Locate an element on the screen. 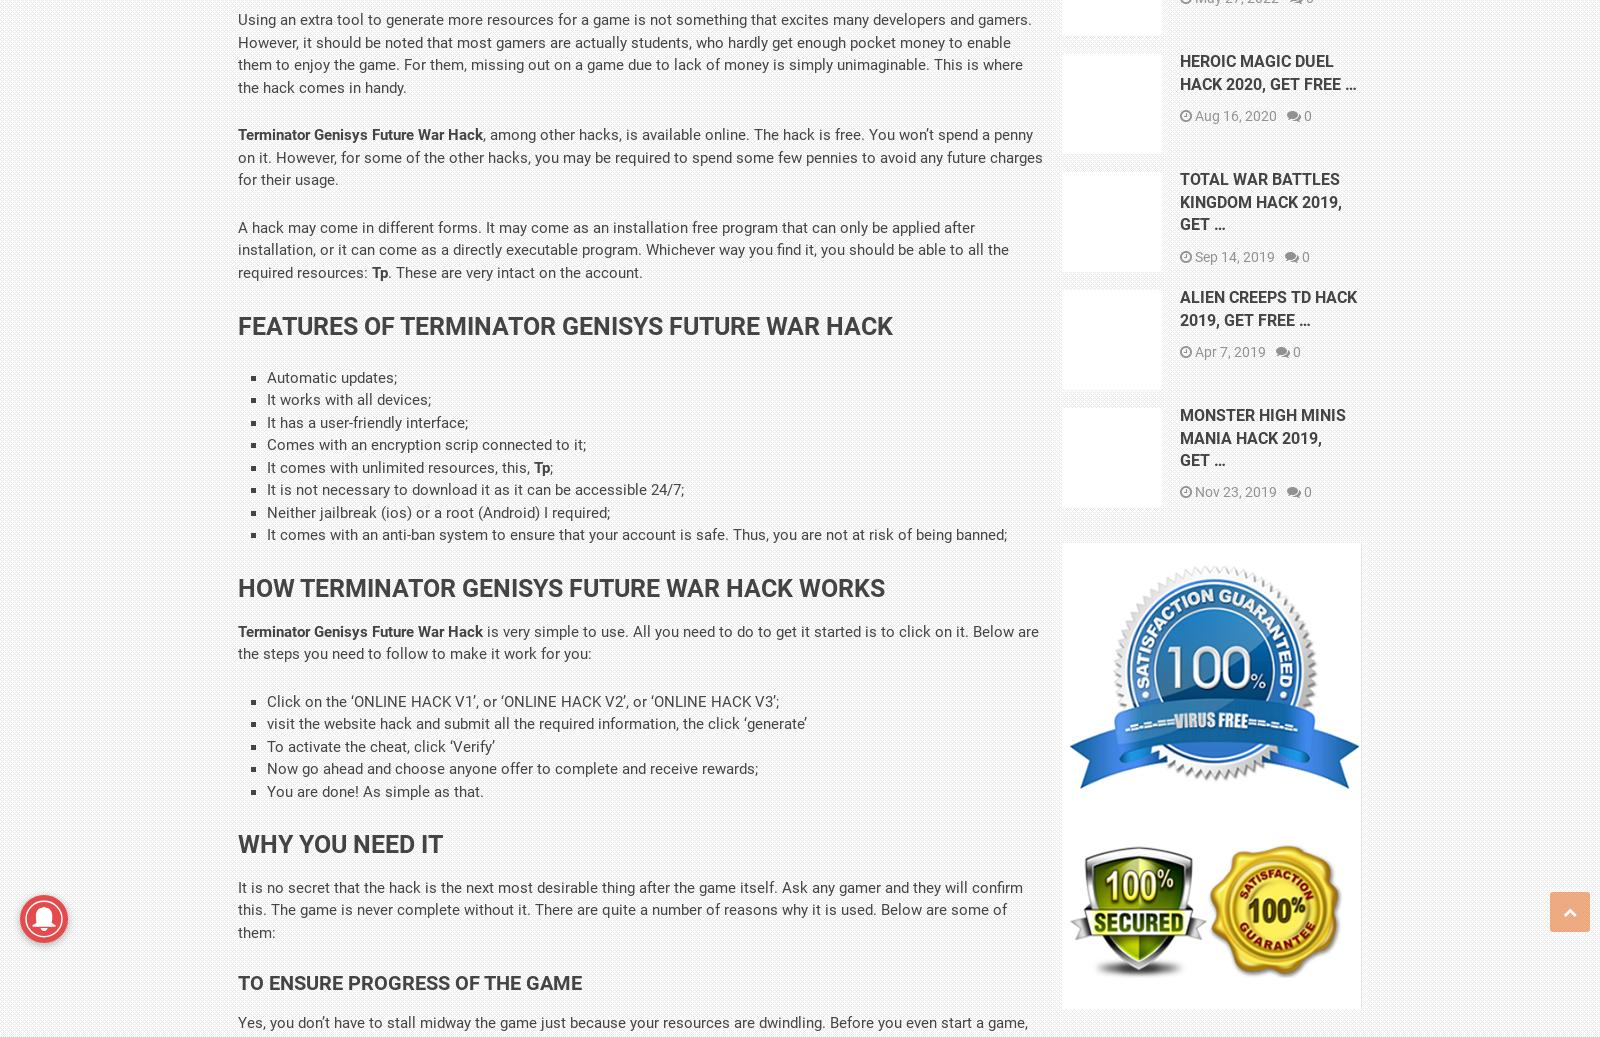  'To Ensure Progress Of The Game' is located at coordinates (408, 982).